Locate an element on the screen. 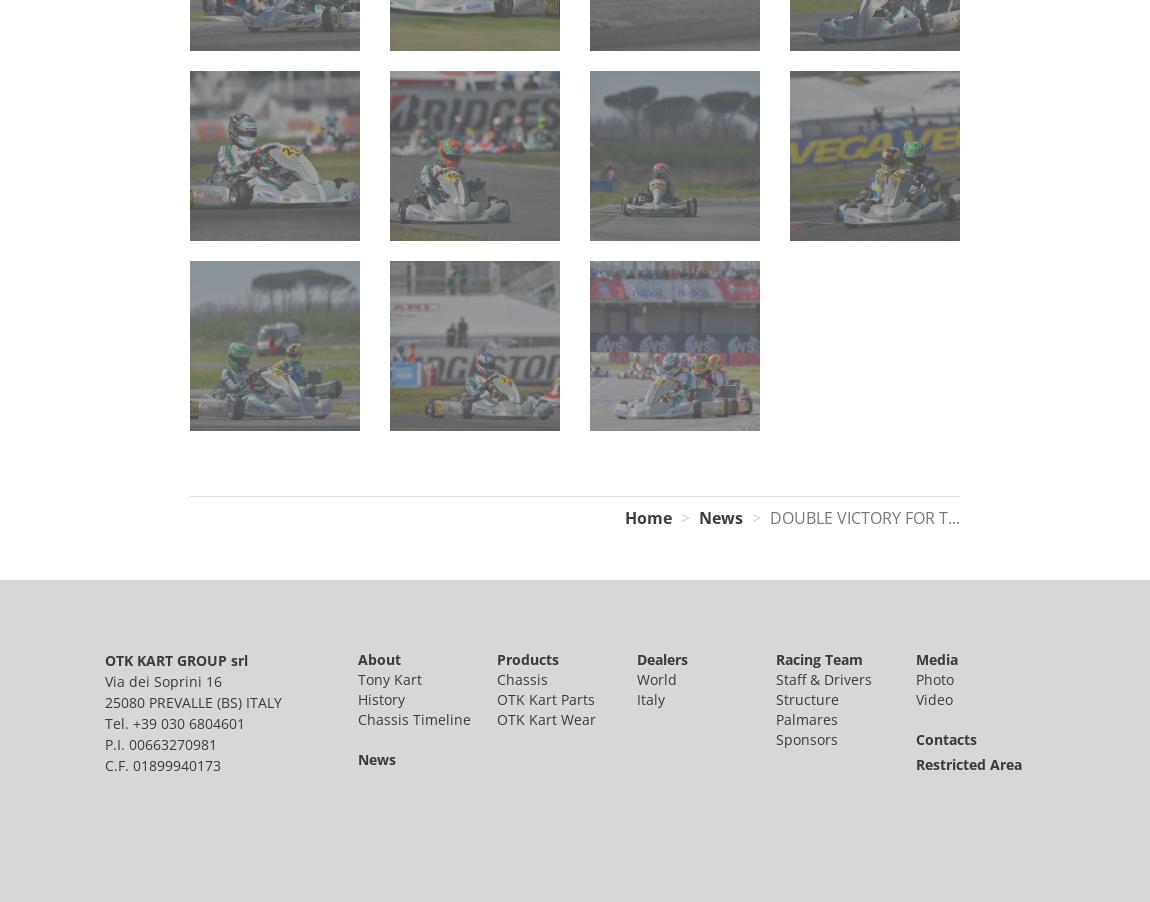  'Products' is located at coordinates (527, 657).